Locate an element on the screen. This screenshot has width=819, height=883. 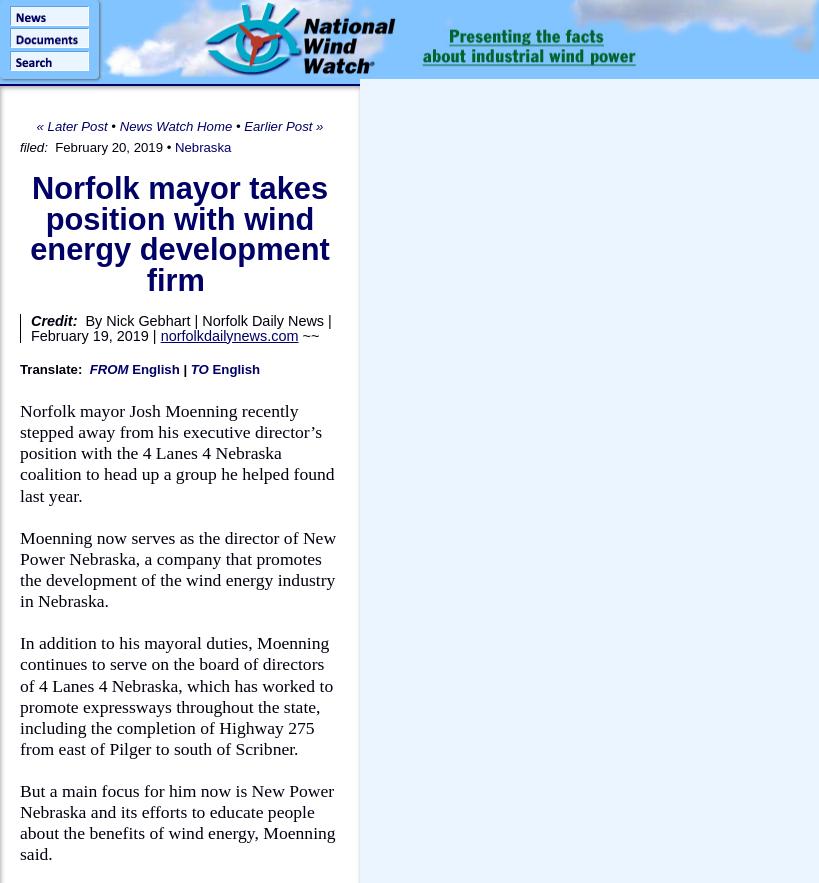
'Nebraska' is located at coordinates (202, 147).